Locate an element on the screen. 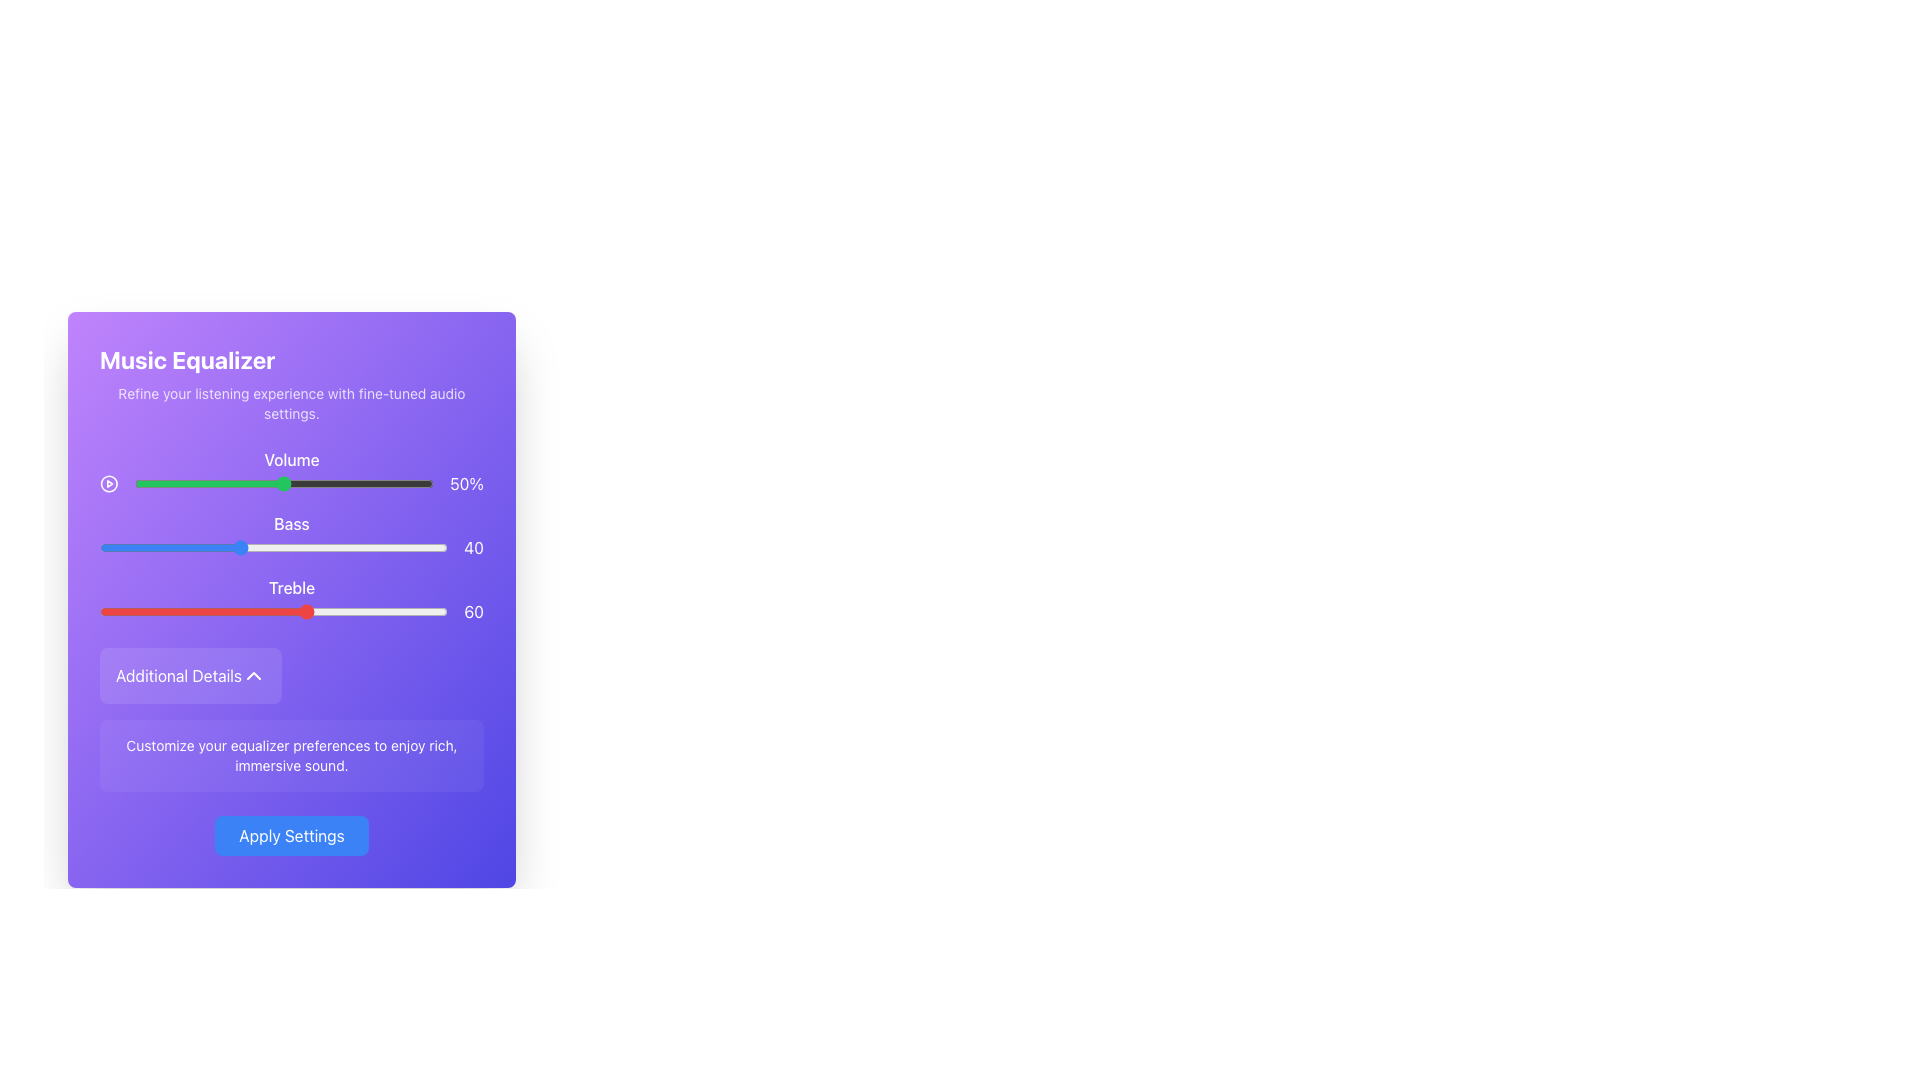 This screenshot has width=1920, height=1080. the volume is located at coordinates (197, 483).